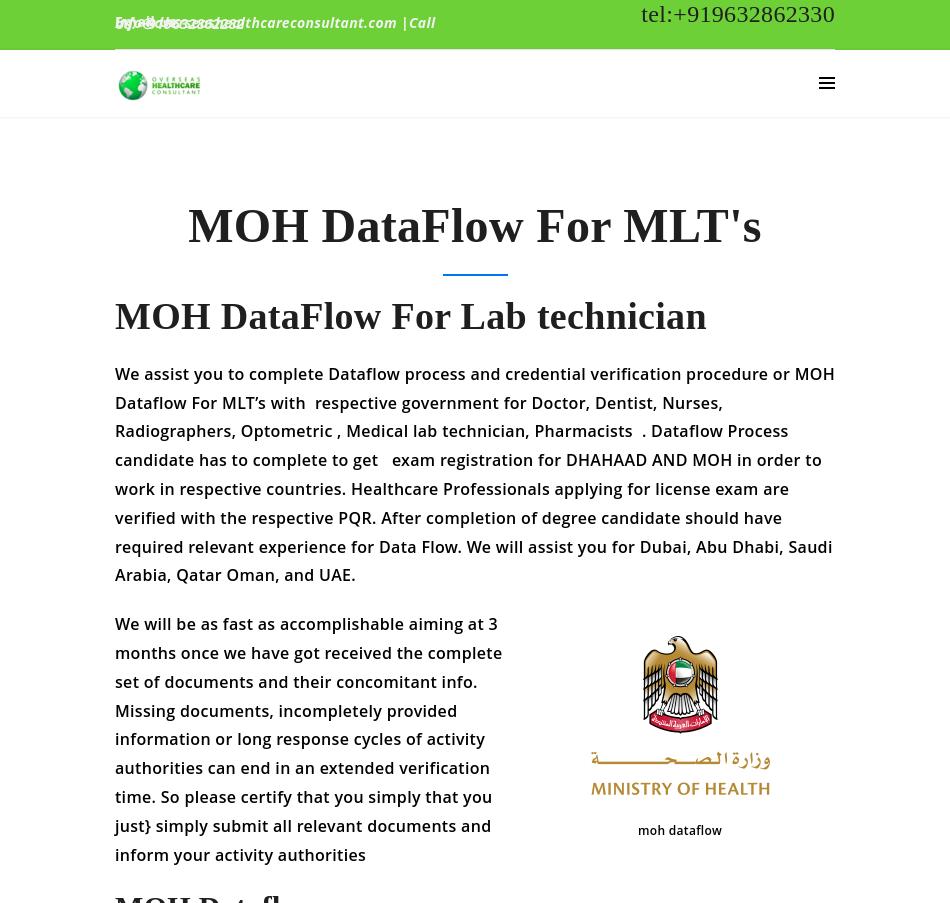  I want to click on 'Qatar', so click(196, 588).